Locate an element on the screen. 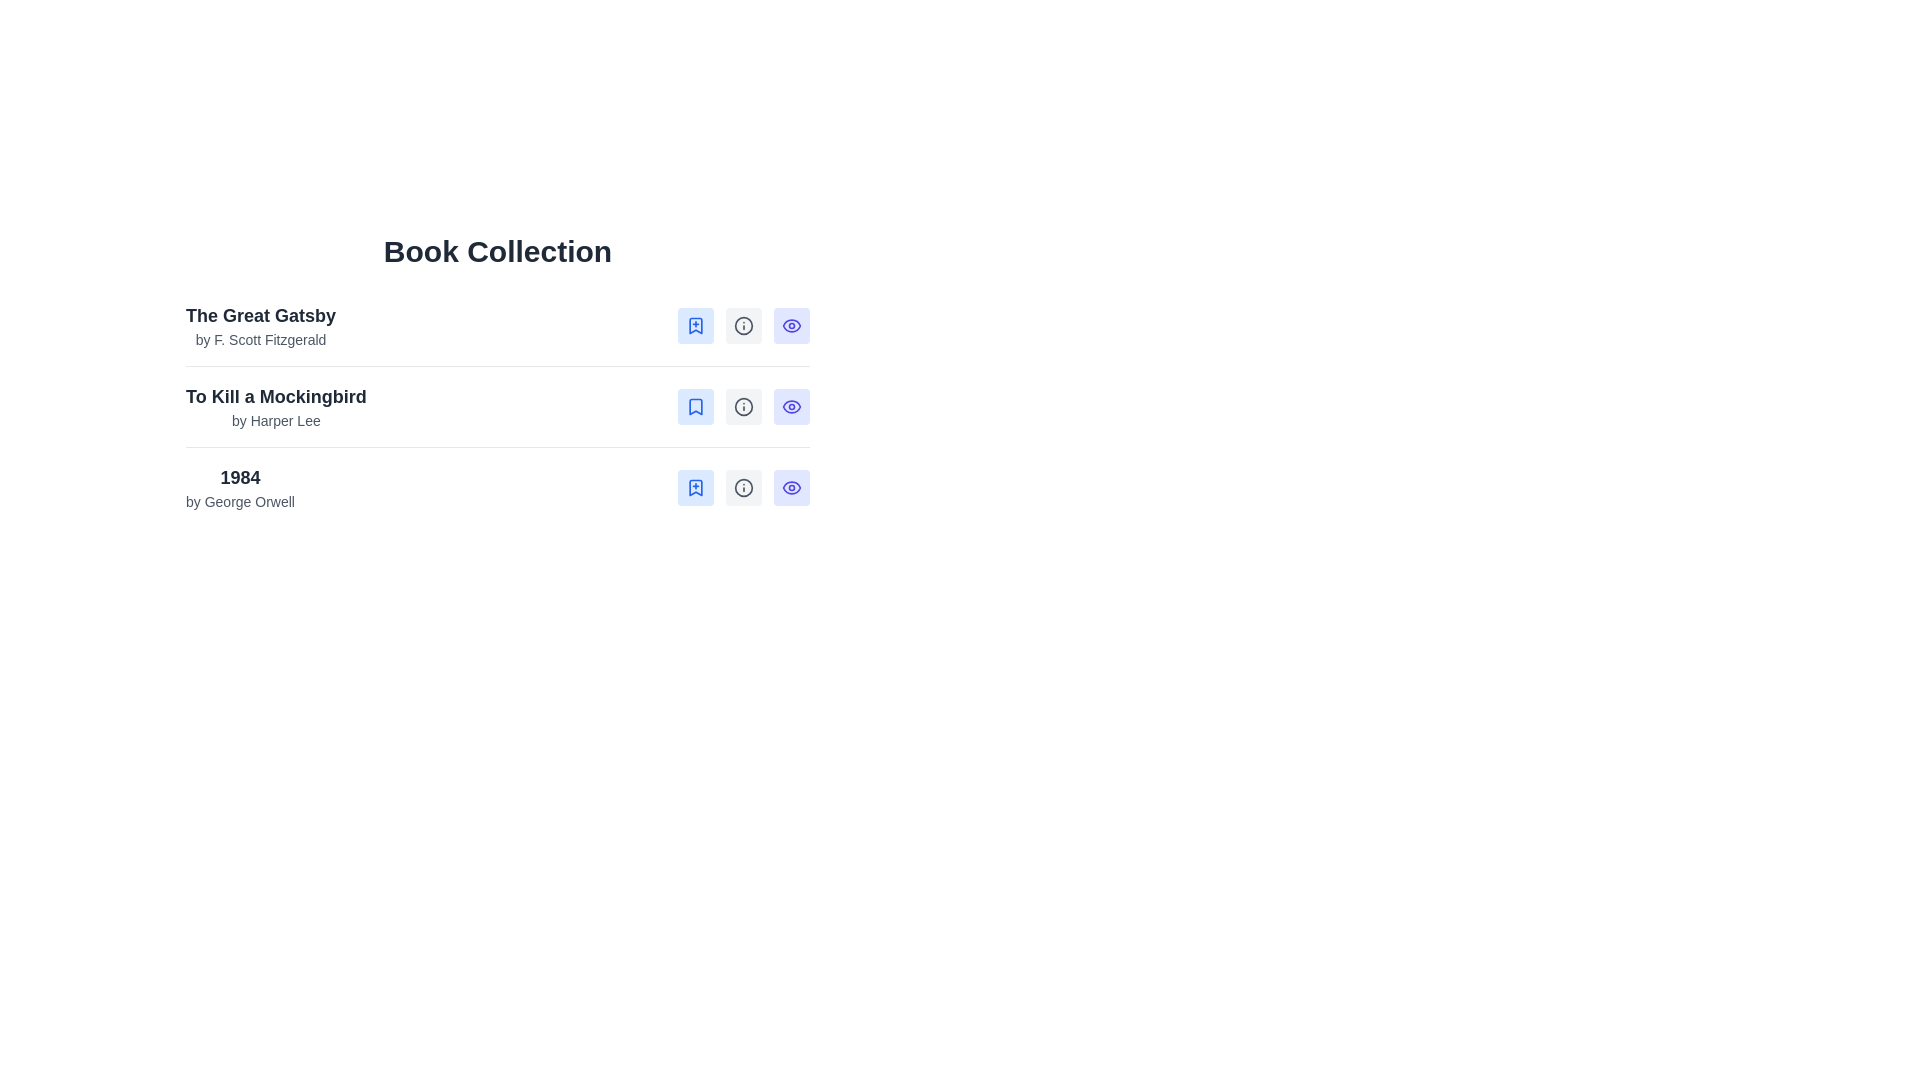 The height and width of the screenshot is (1080, 1920). text label displaying 'To Kill a Mockingbird', which is bold and larger than surrounding text, positioned above the subtitle 'by Harper Lee' is located at coordinates (275, 397).